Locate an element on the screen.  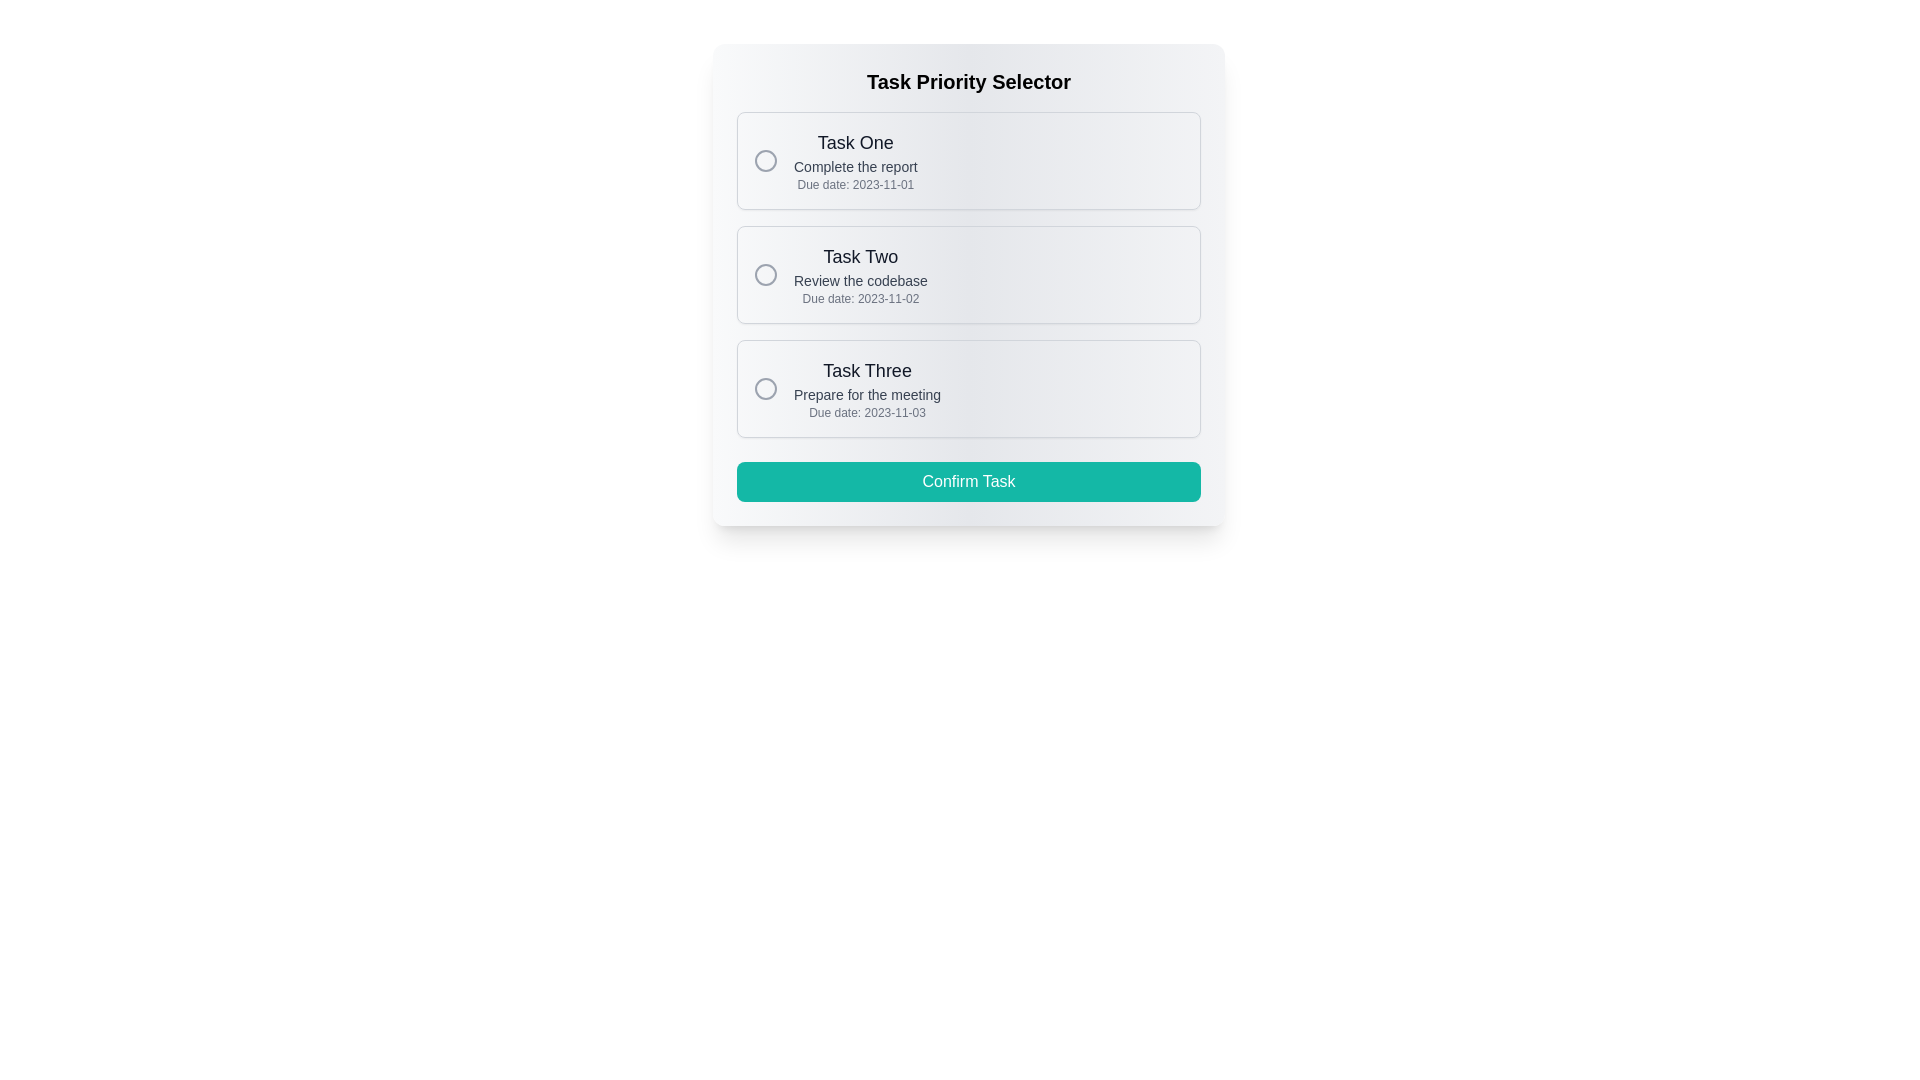
to select the second task in the vertically arranged list of tasks, which is located between 'Task One' and 'Task Three' is located at coordinates (969, 274).